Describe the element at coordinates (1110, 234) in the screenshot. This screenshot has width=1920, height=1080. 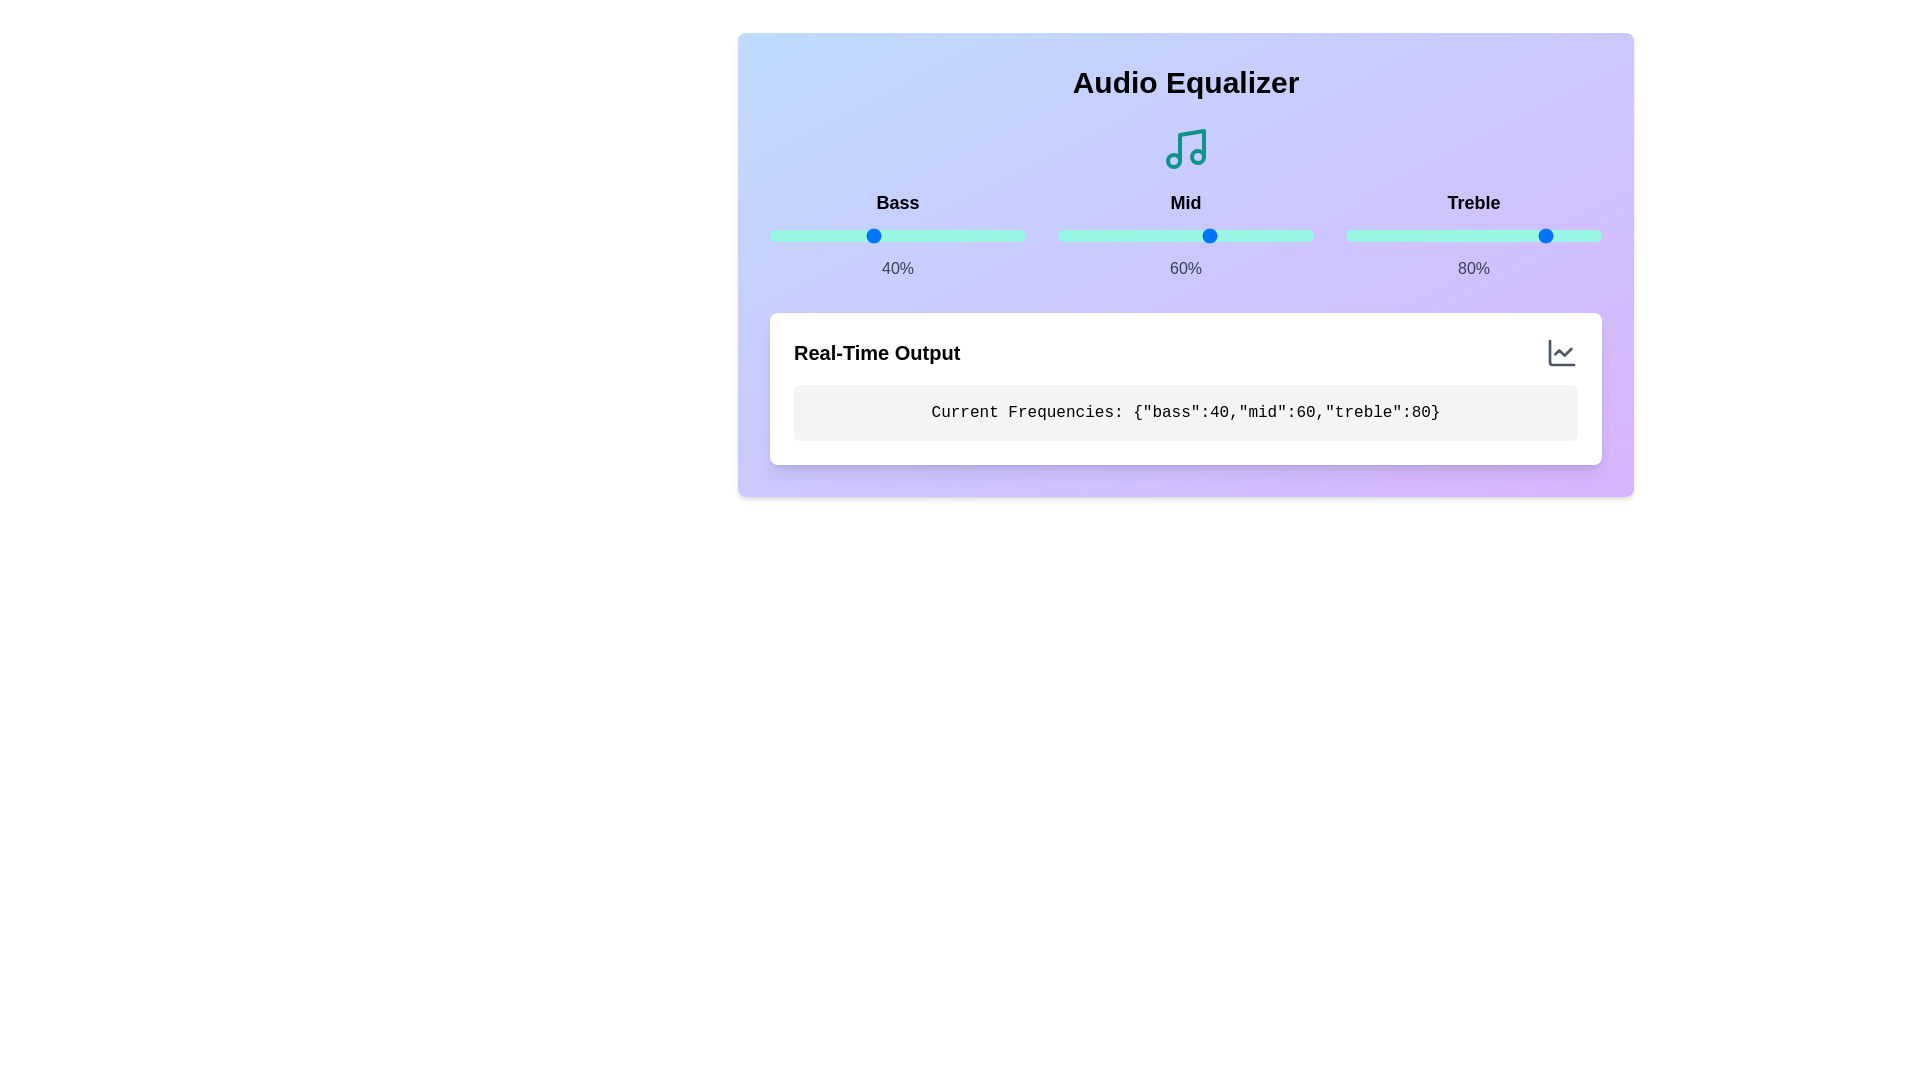
I see `the 'Mid' frequency level` at that location.